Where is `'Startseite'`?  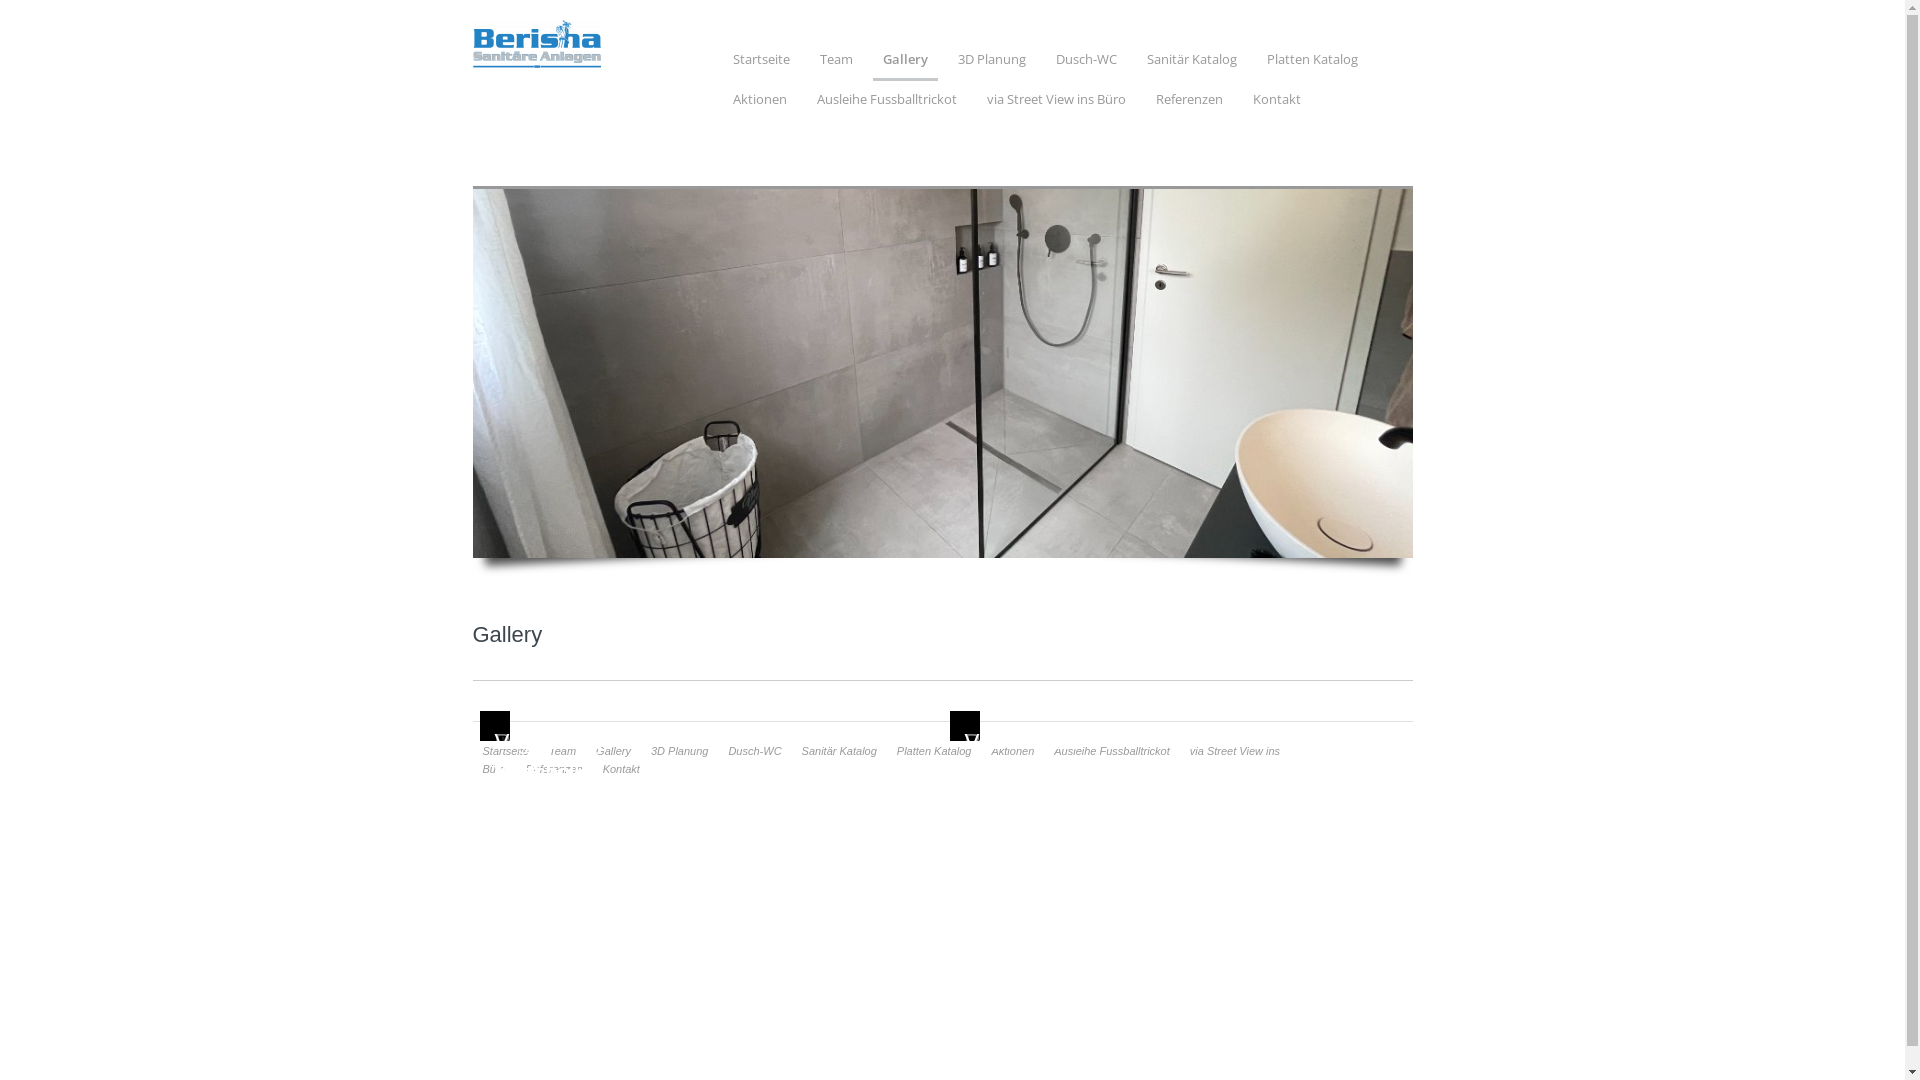 'Startseite' is located at coordinates (504, 751).